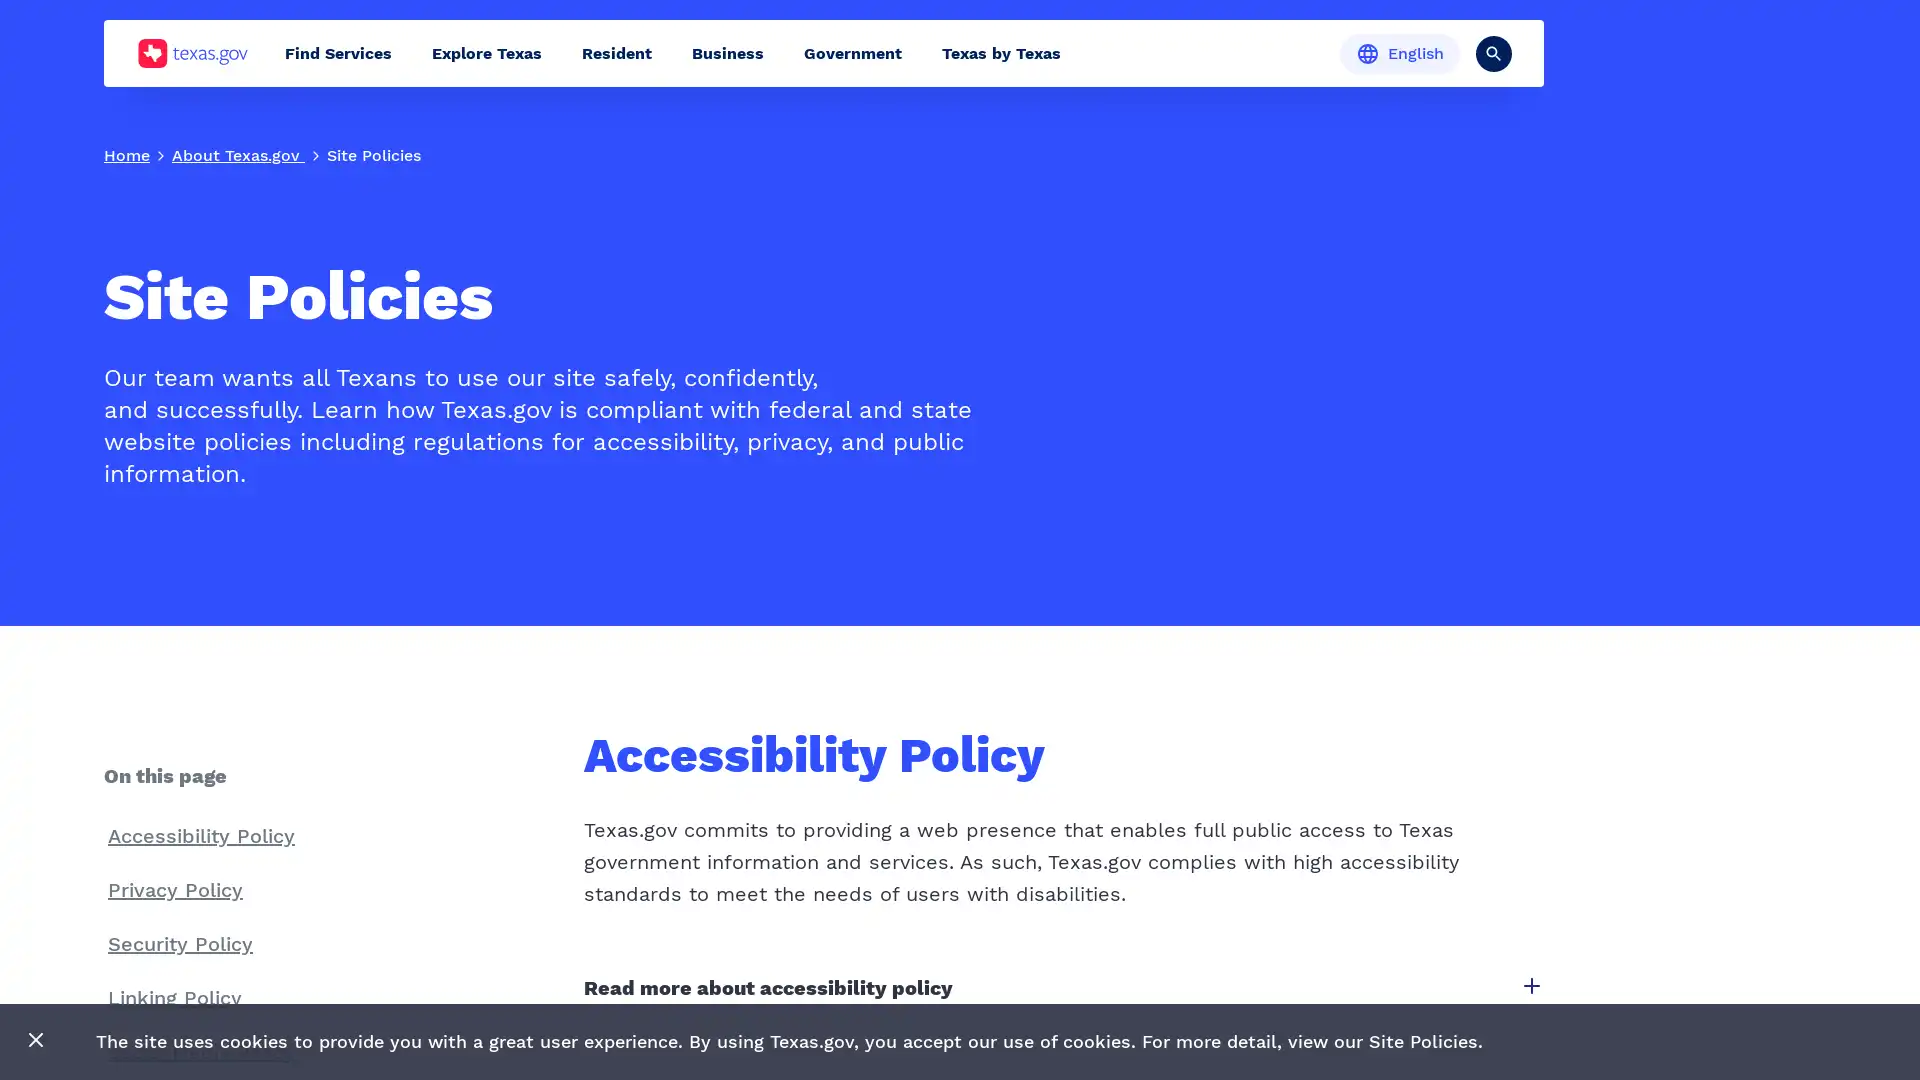 The width and height of the screenshot is (1920, 1080). Describe the element at coordinates (36, 1040) in the screenshot. I see `Close` at that location.